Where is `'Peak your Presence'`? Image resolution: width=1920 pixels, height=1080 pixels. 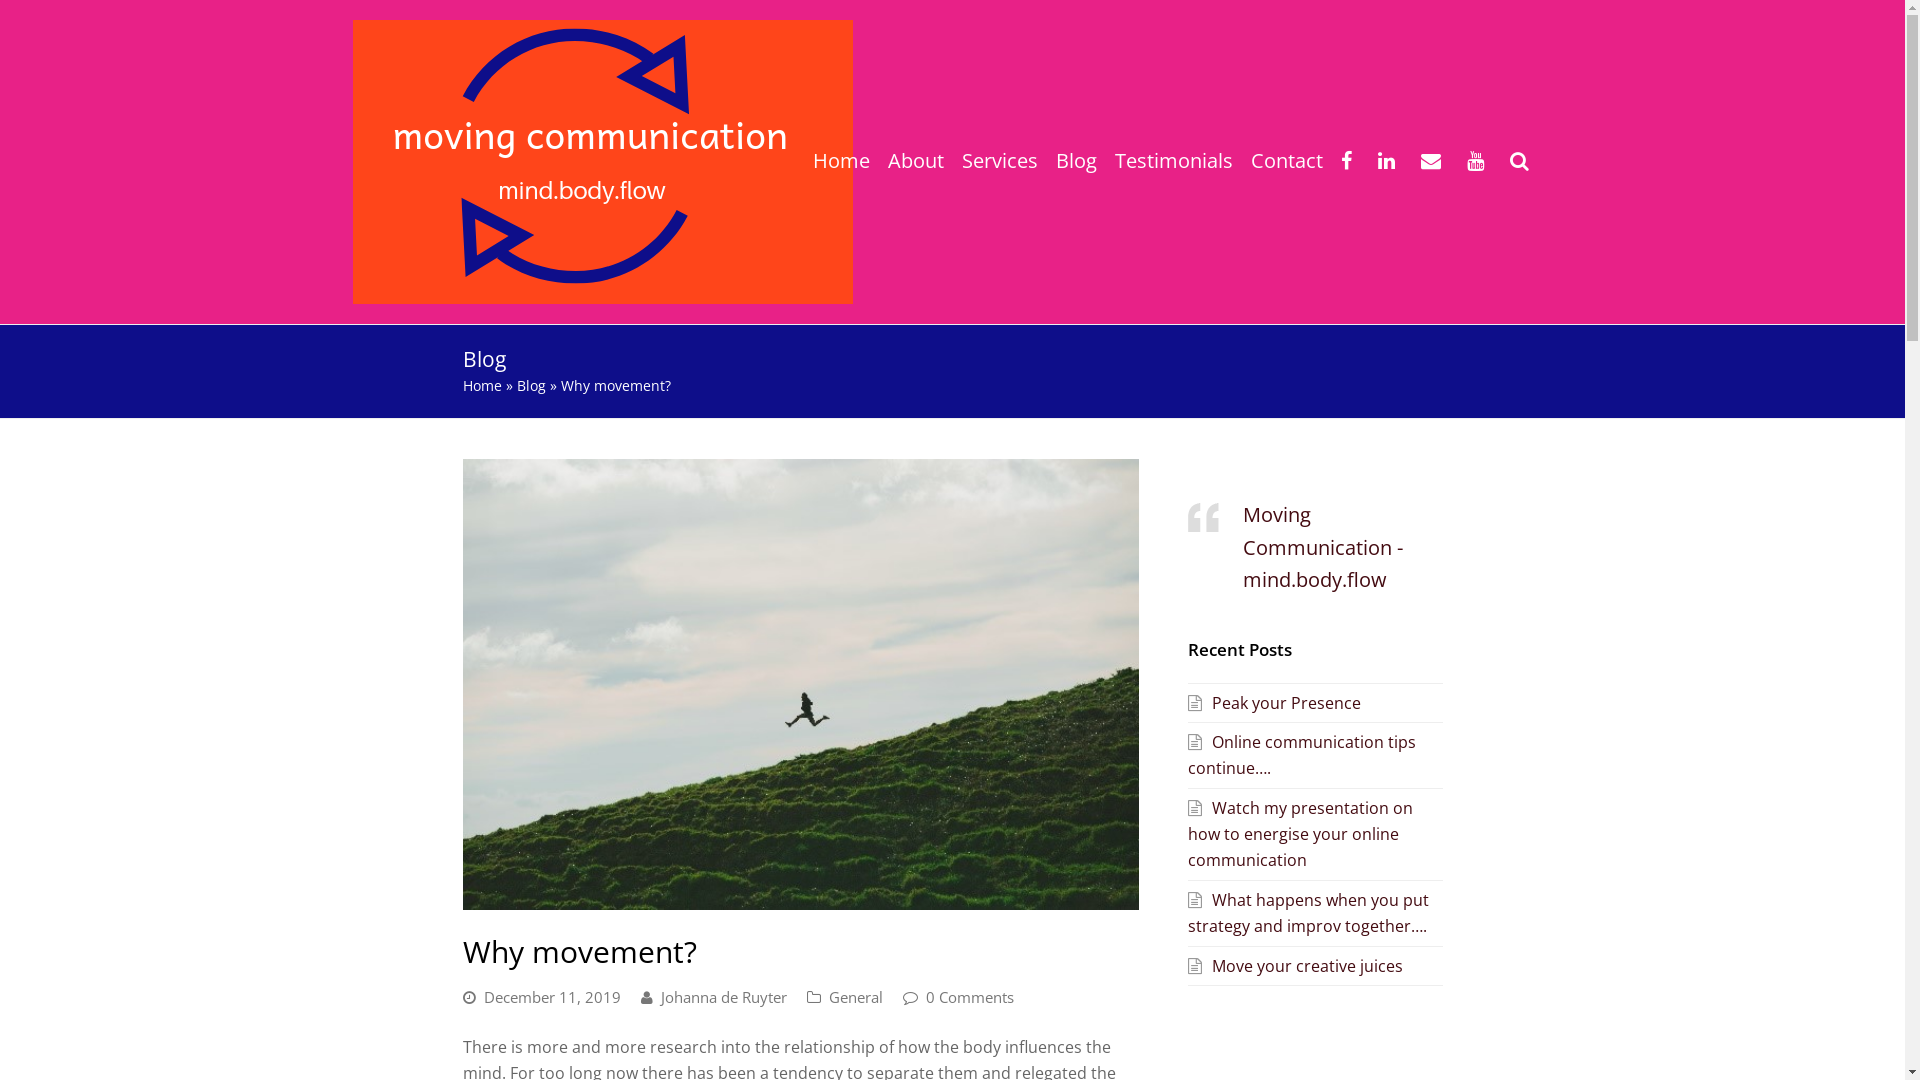
'Peak your Presence' is located at coordinates (1273, 701).